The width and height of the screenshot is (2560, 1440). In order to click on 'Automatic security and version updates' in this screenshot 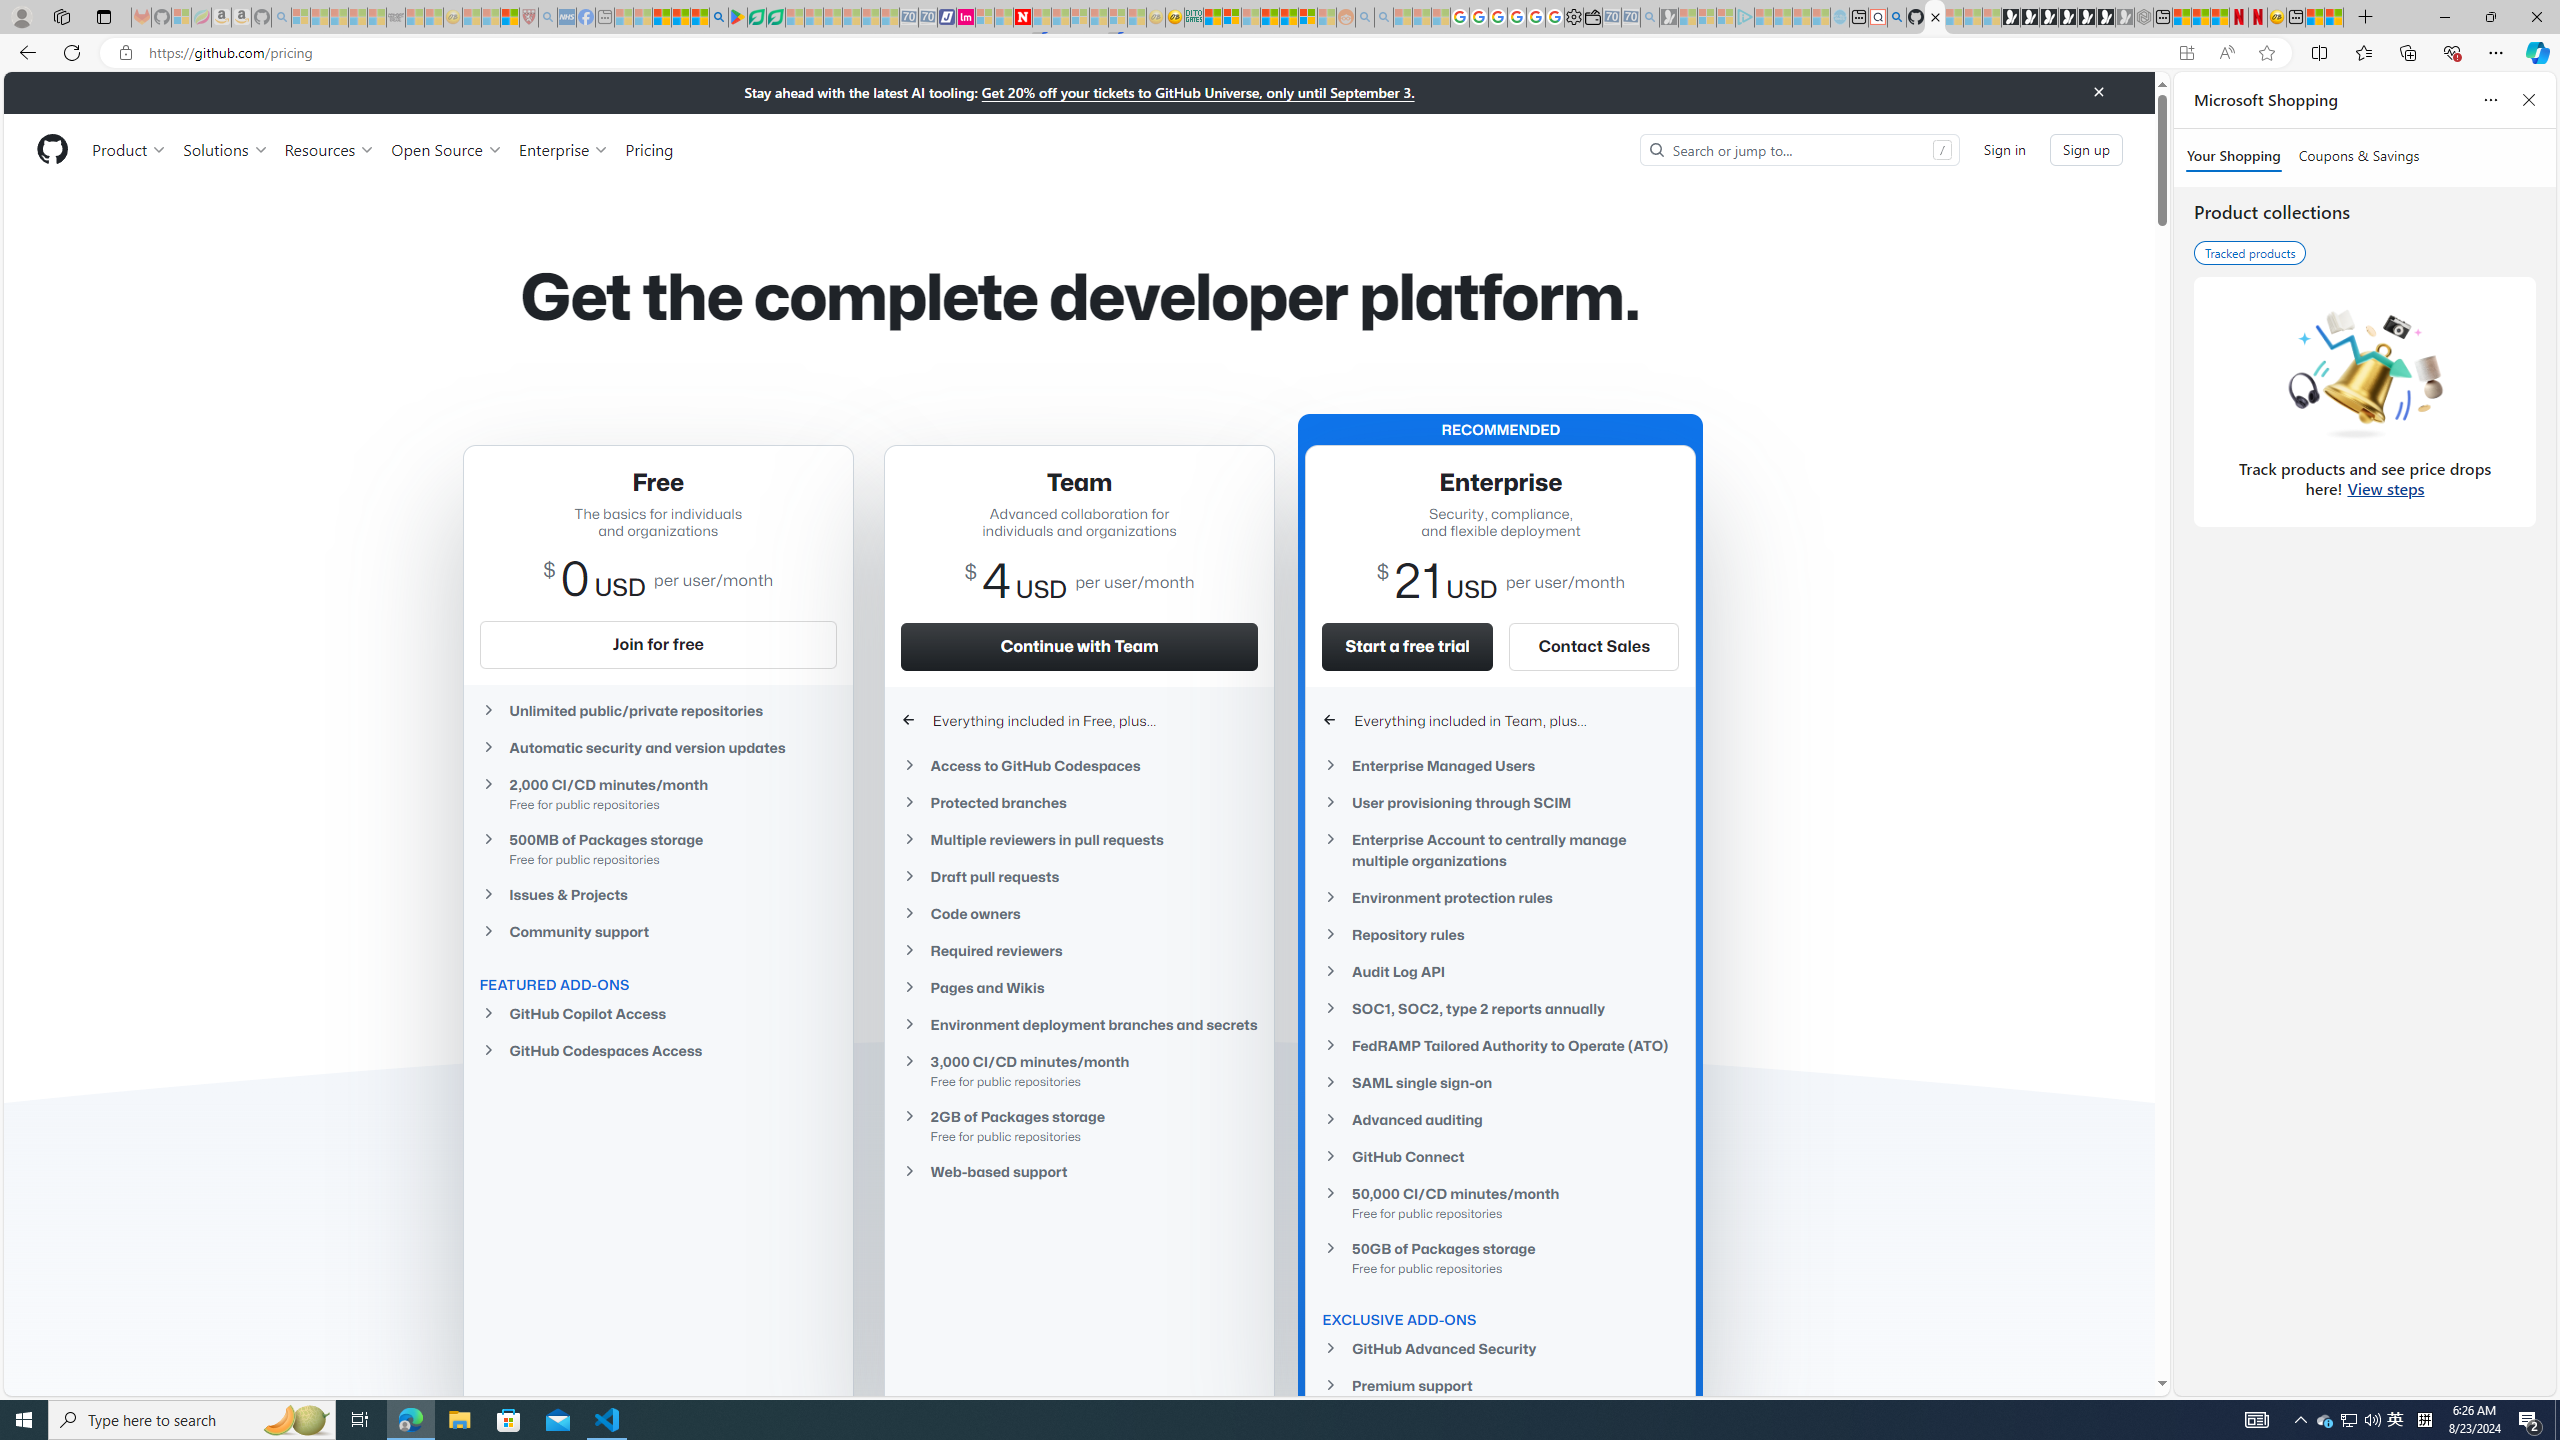, I will do `click(656, 747)`.